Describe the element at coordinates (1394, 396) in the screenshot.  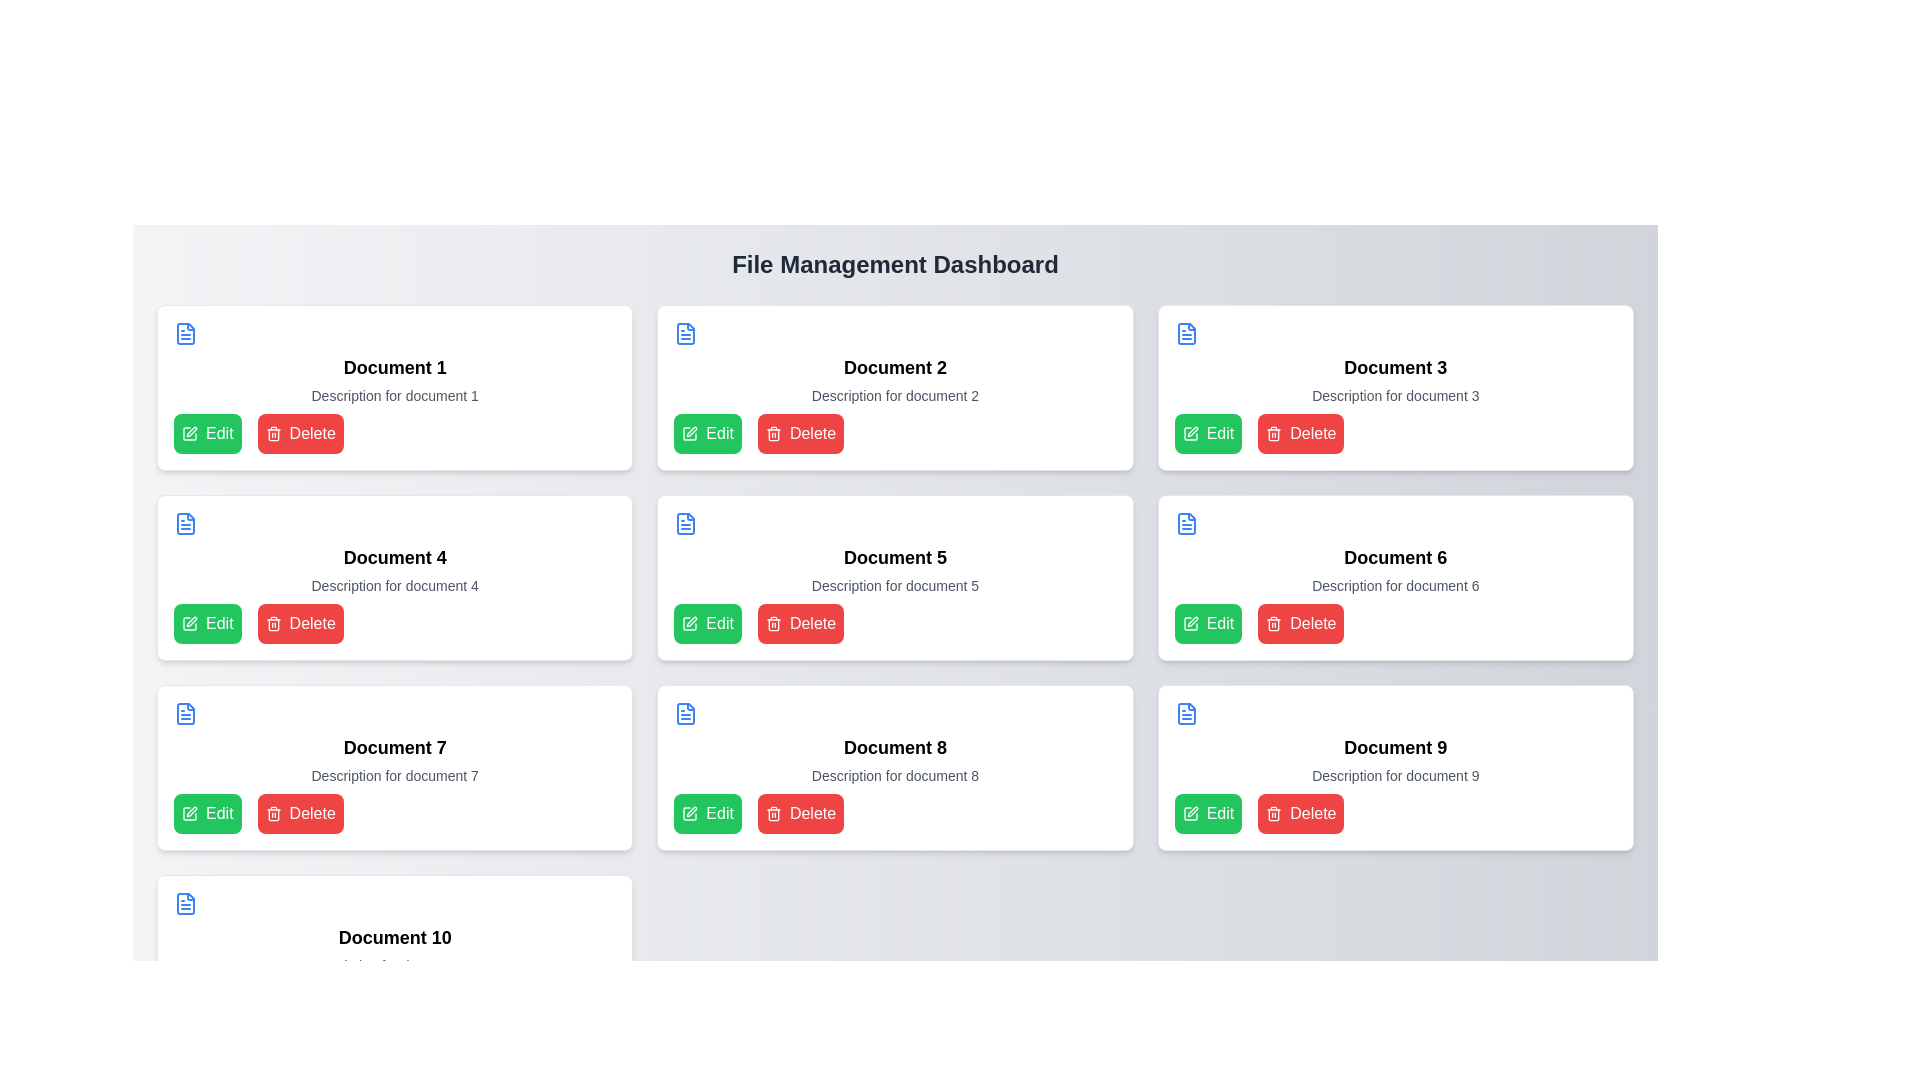
I see `text snippet 'Description for document 3' which is styled in a small font and light gray color, located centrally beneath the 'Document 3' title in a bordered box` at that location.